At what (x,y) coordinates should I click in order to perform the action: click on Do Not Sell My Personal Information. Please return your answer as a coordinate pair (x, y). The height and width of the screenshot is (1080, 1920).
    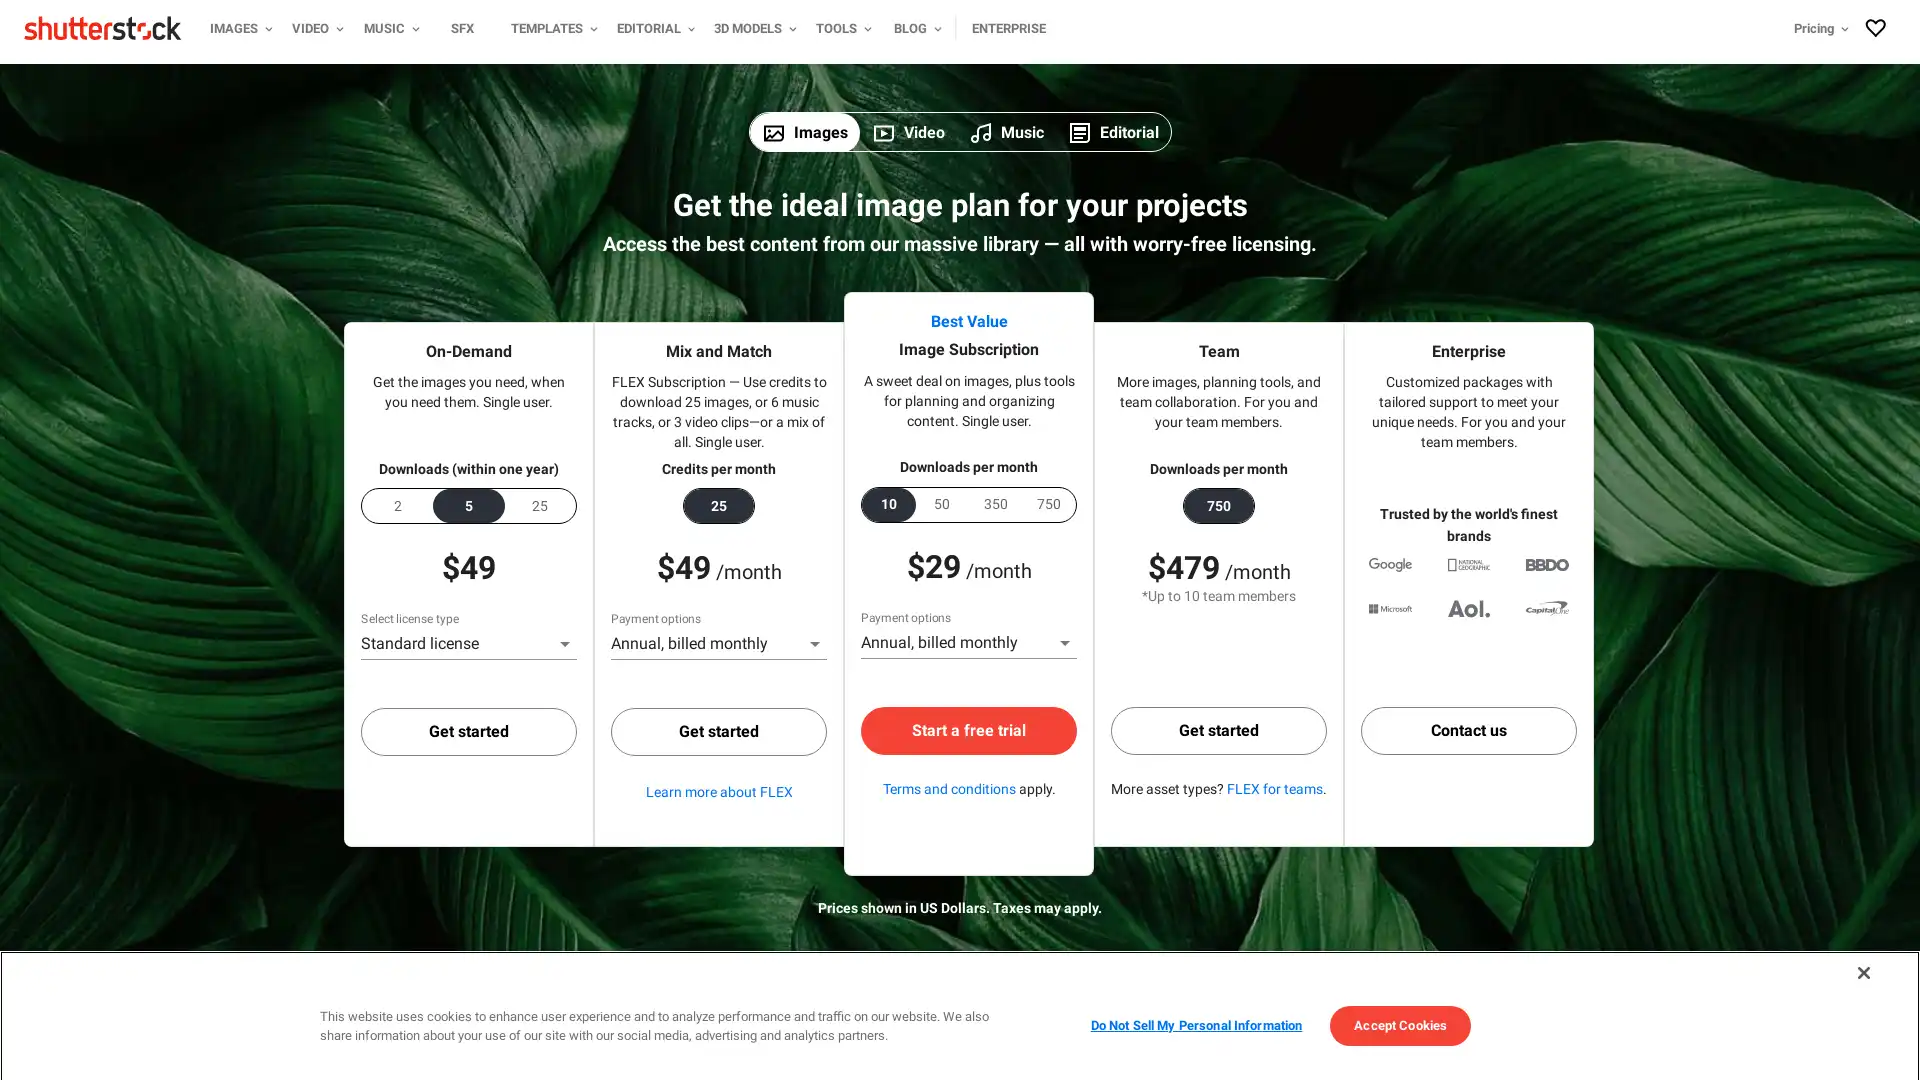
    Looking at the image, I should click on (1195, 1004).